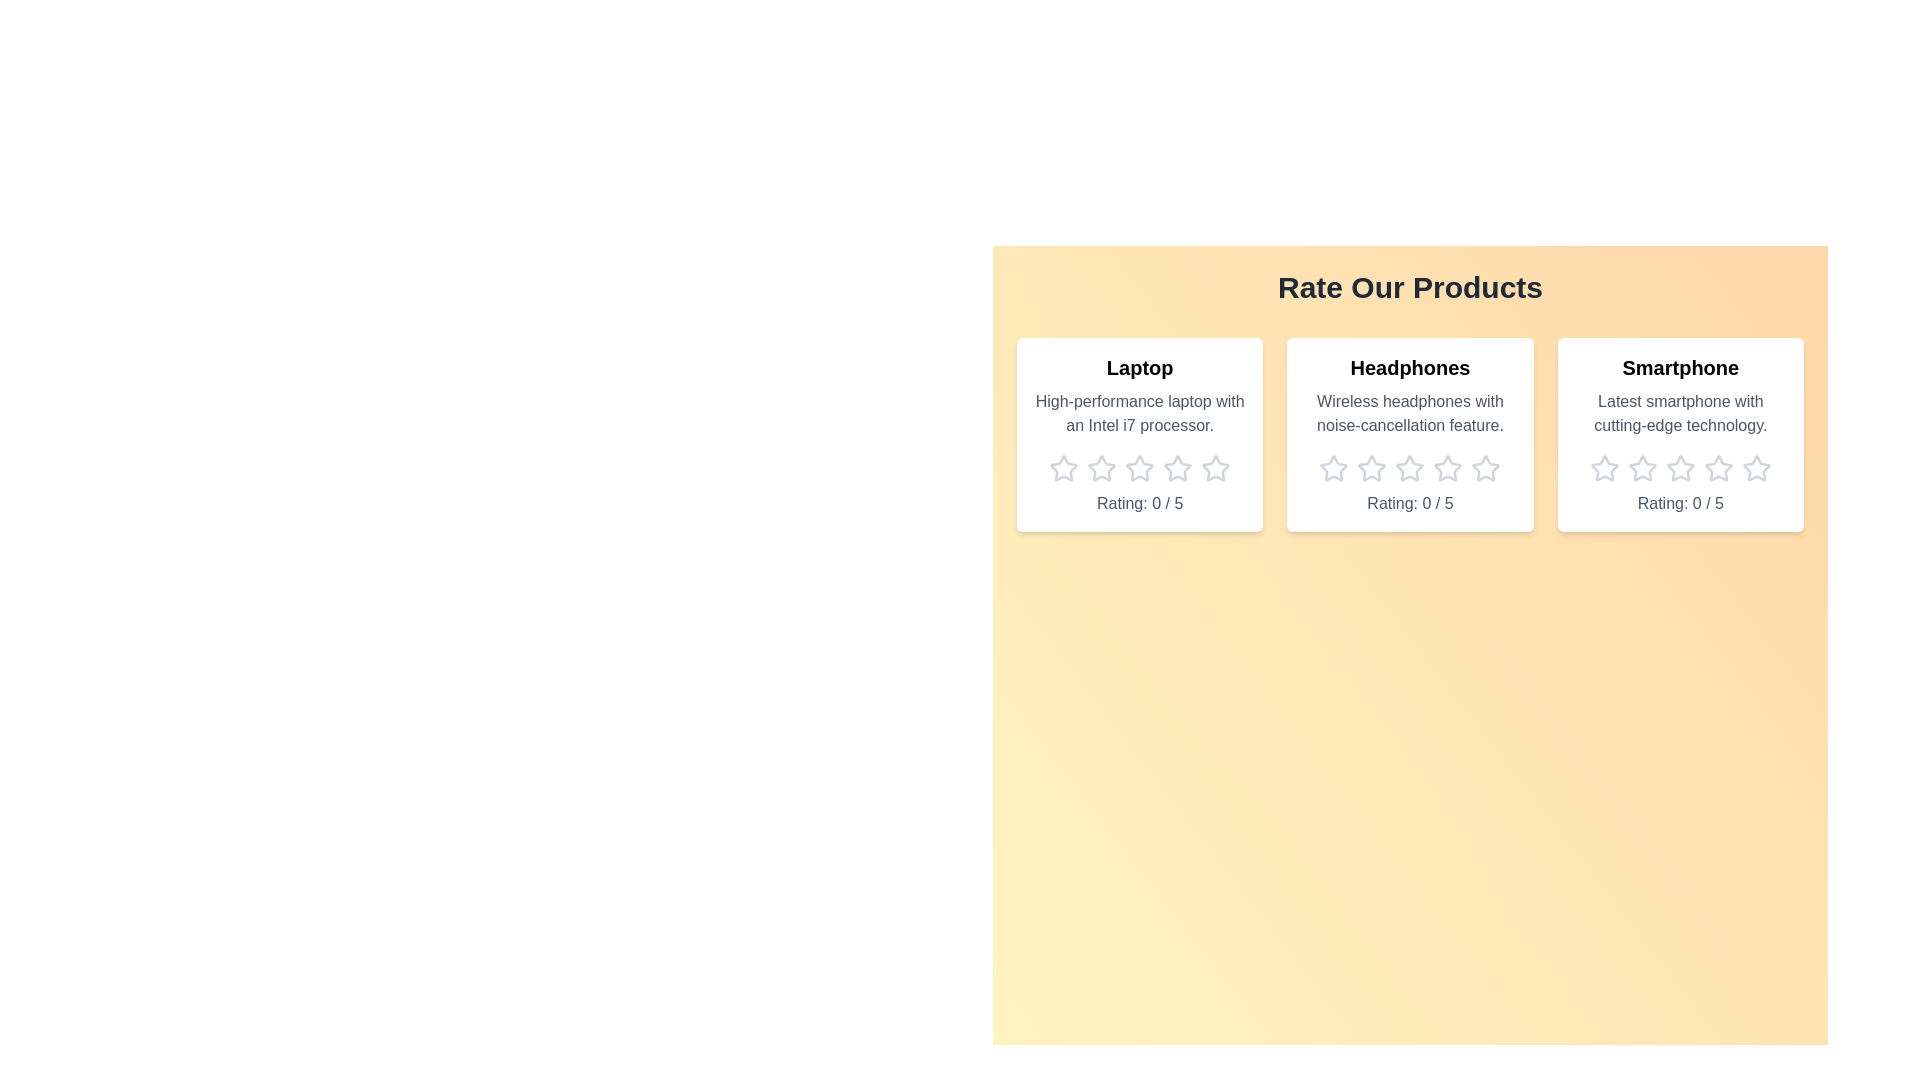 The height and width of the screenshot is (1080, 1920). I want to click on the star icon corresponding to 3 stars for the product Laptop, so click(1140, 469).